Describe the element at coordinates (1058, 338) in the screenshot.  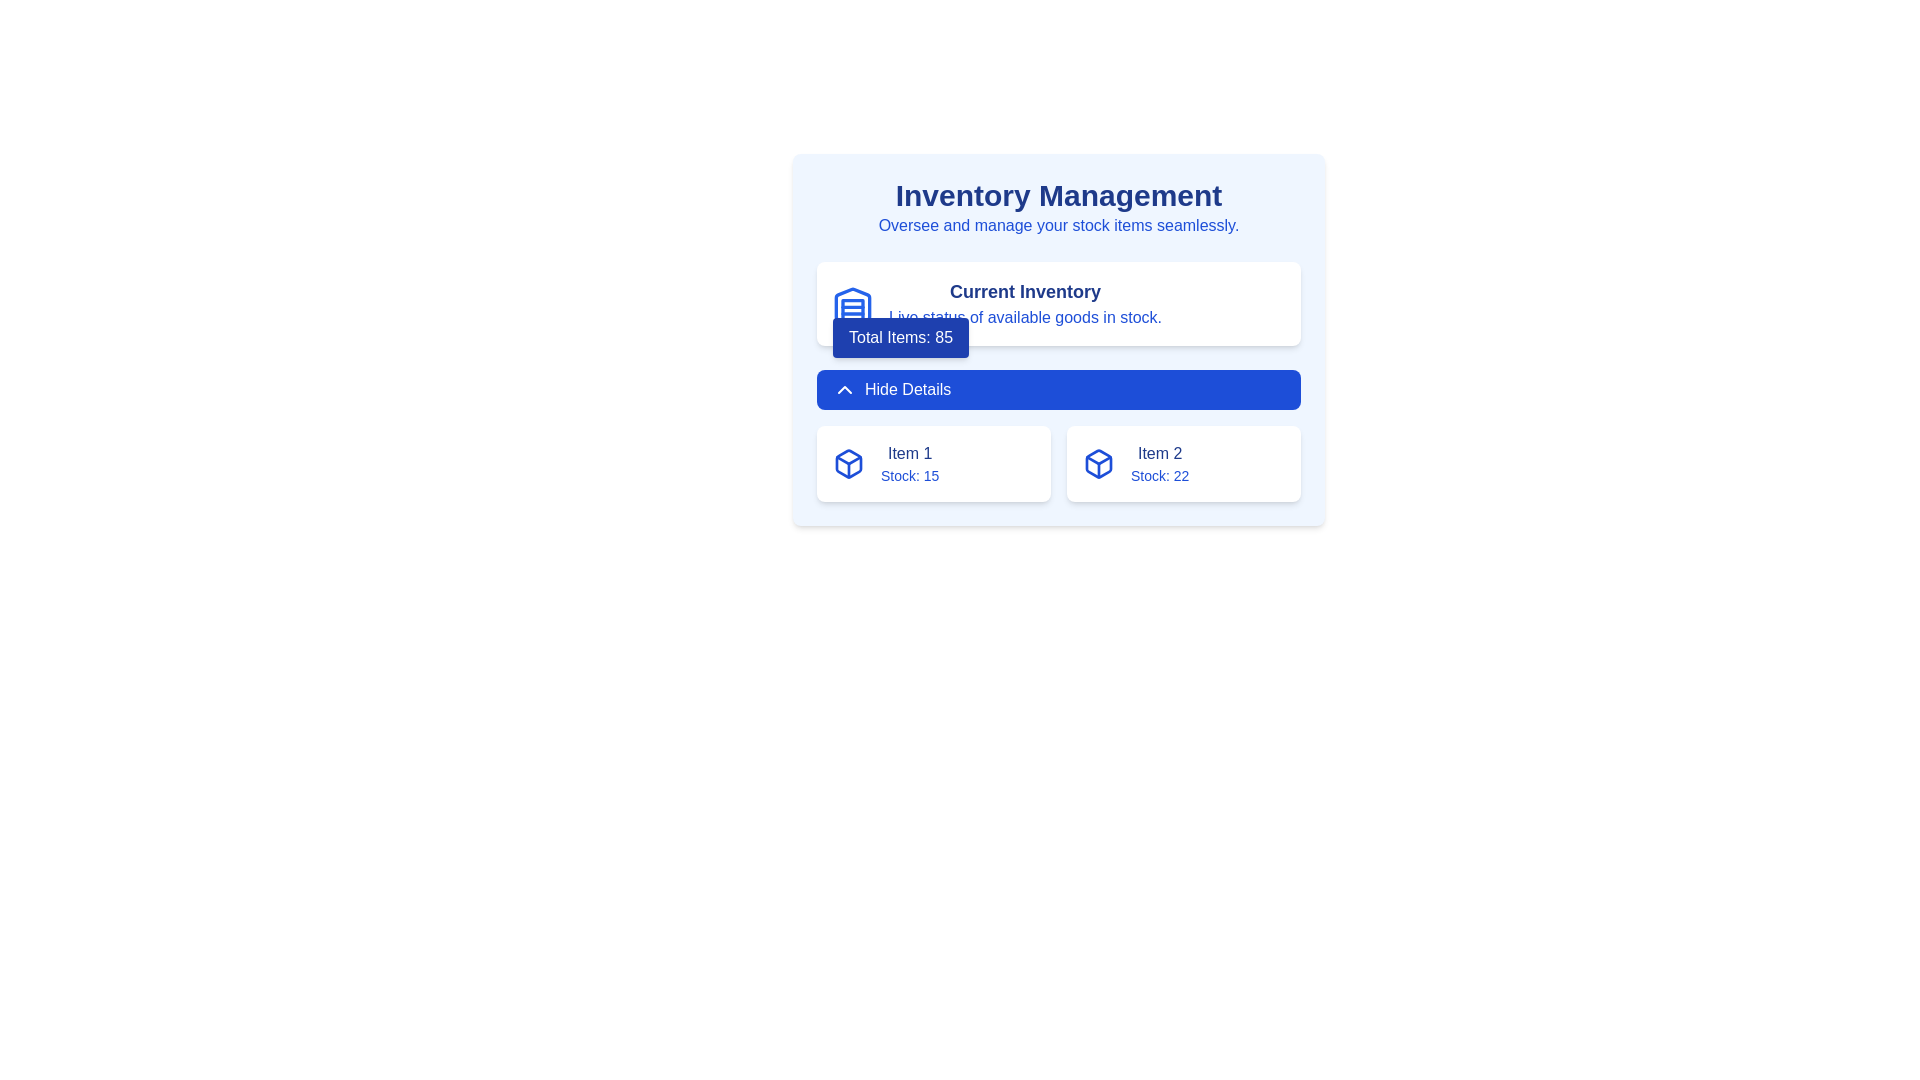
I see `the 'Hide Details' button located within the Inventory Management dashboard component, which is positioned centrally in the upper-middle region of the interface` at that location.